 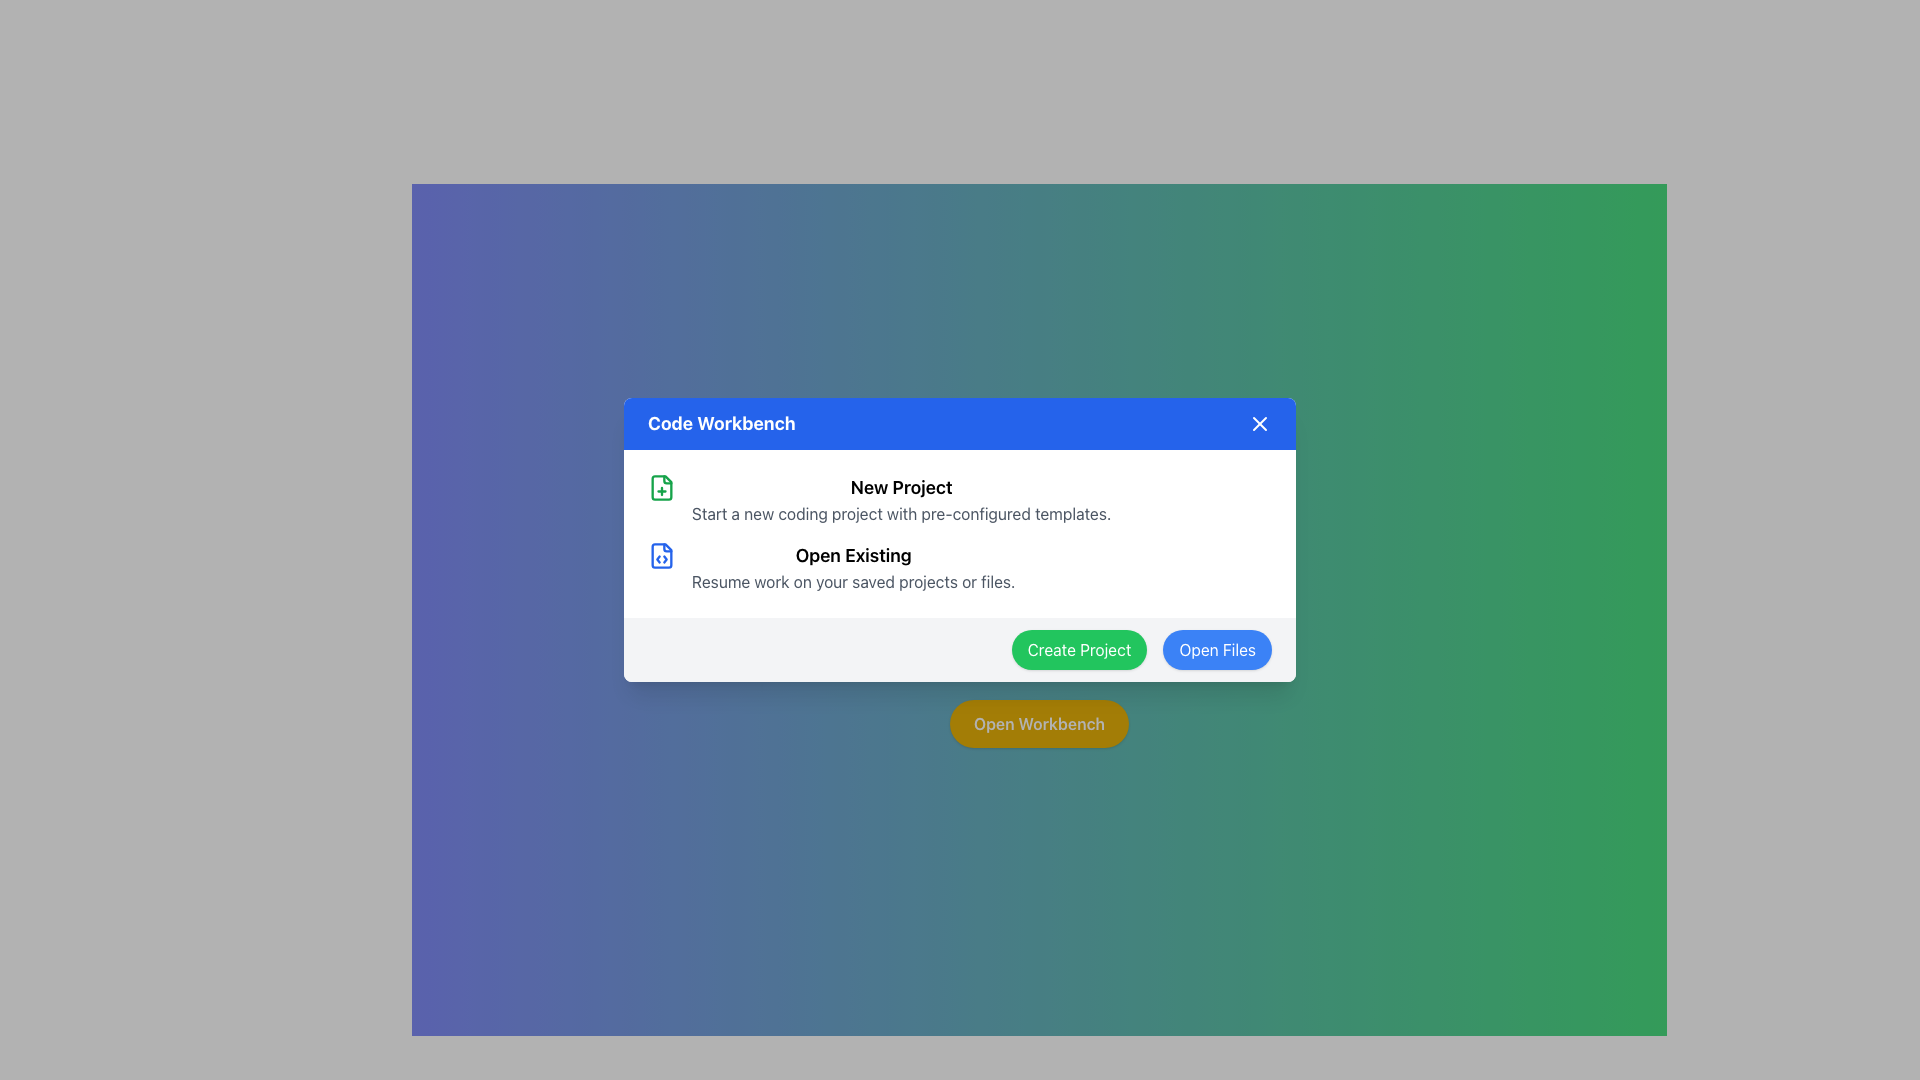 What do you see at coordinates (662, 555) in the screenshot?
I see `the icon for opening existing projects or files located within the 'Code Workbench' modal, positioned to the left of the 'Open Existing' text` at bounding box center [662, 555].